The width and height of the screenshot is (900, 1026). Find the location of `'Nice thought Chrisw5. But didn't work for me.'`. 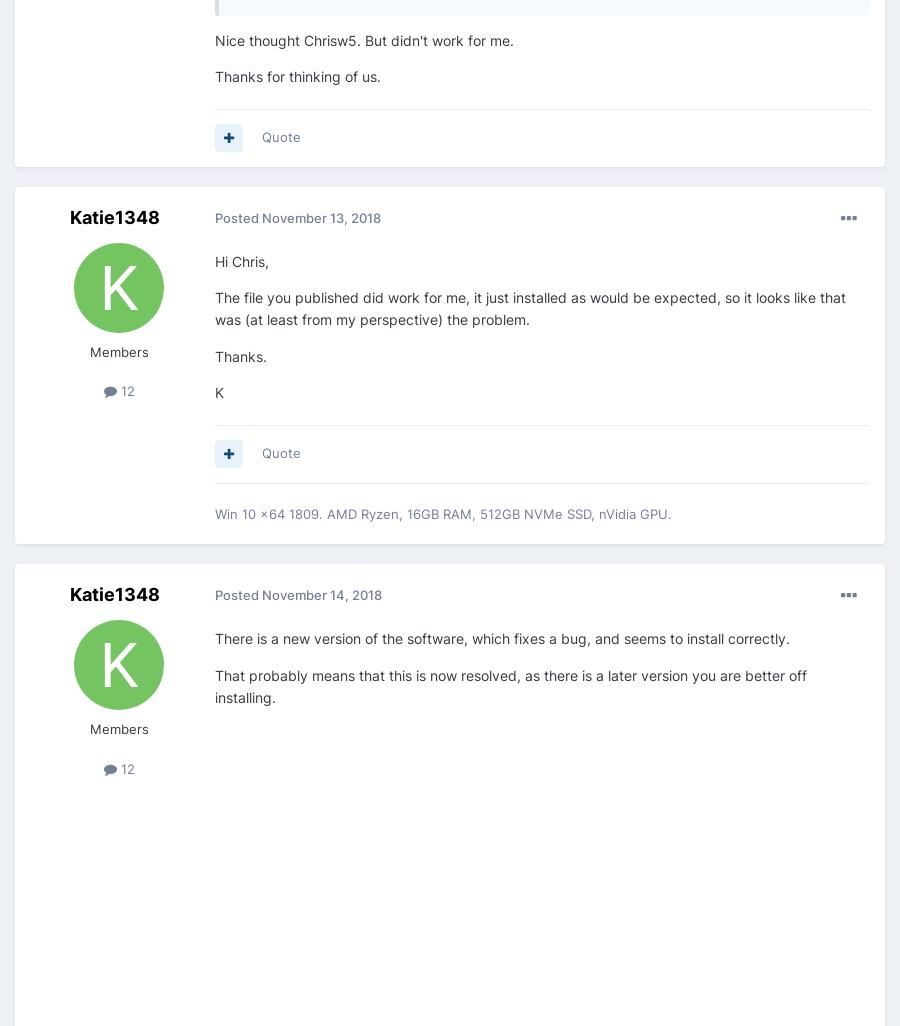

'Nice thought Chrisw5. But didn't work for me.' is located at coordinates (364, 39).